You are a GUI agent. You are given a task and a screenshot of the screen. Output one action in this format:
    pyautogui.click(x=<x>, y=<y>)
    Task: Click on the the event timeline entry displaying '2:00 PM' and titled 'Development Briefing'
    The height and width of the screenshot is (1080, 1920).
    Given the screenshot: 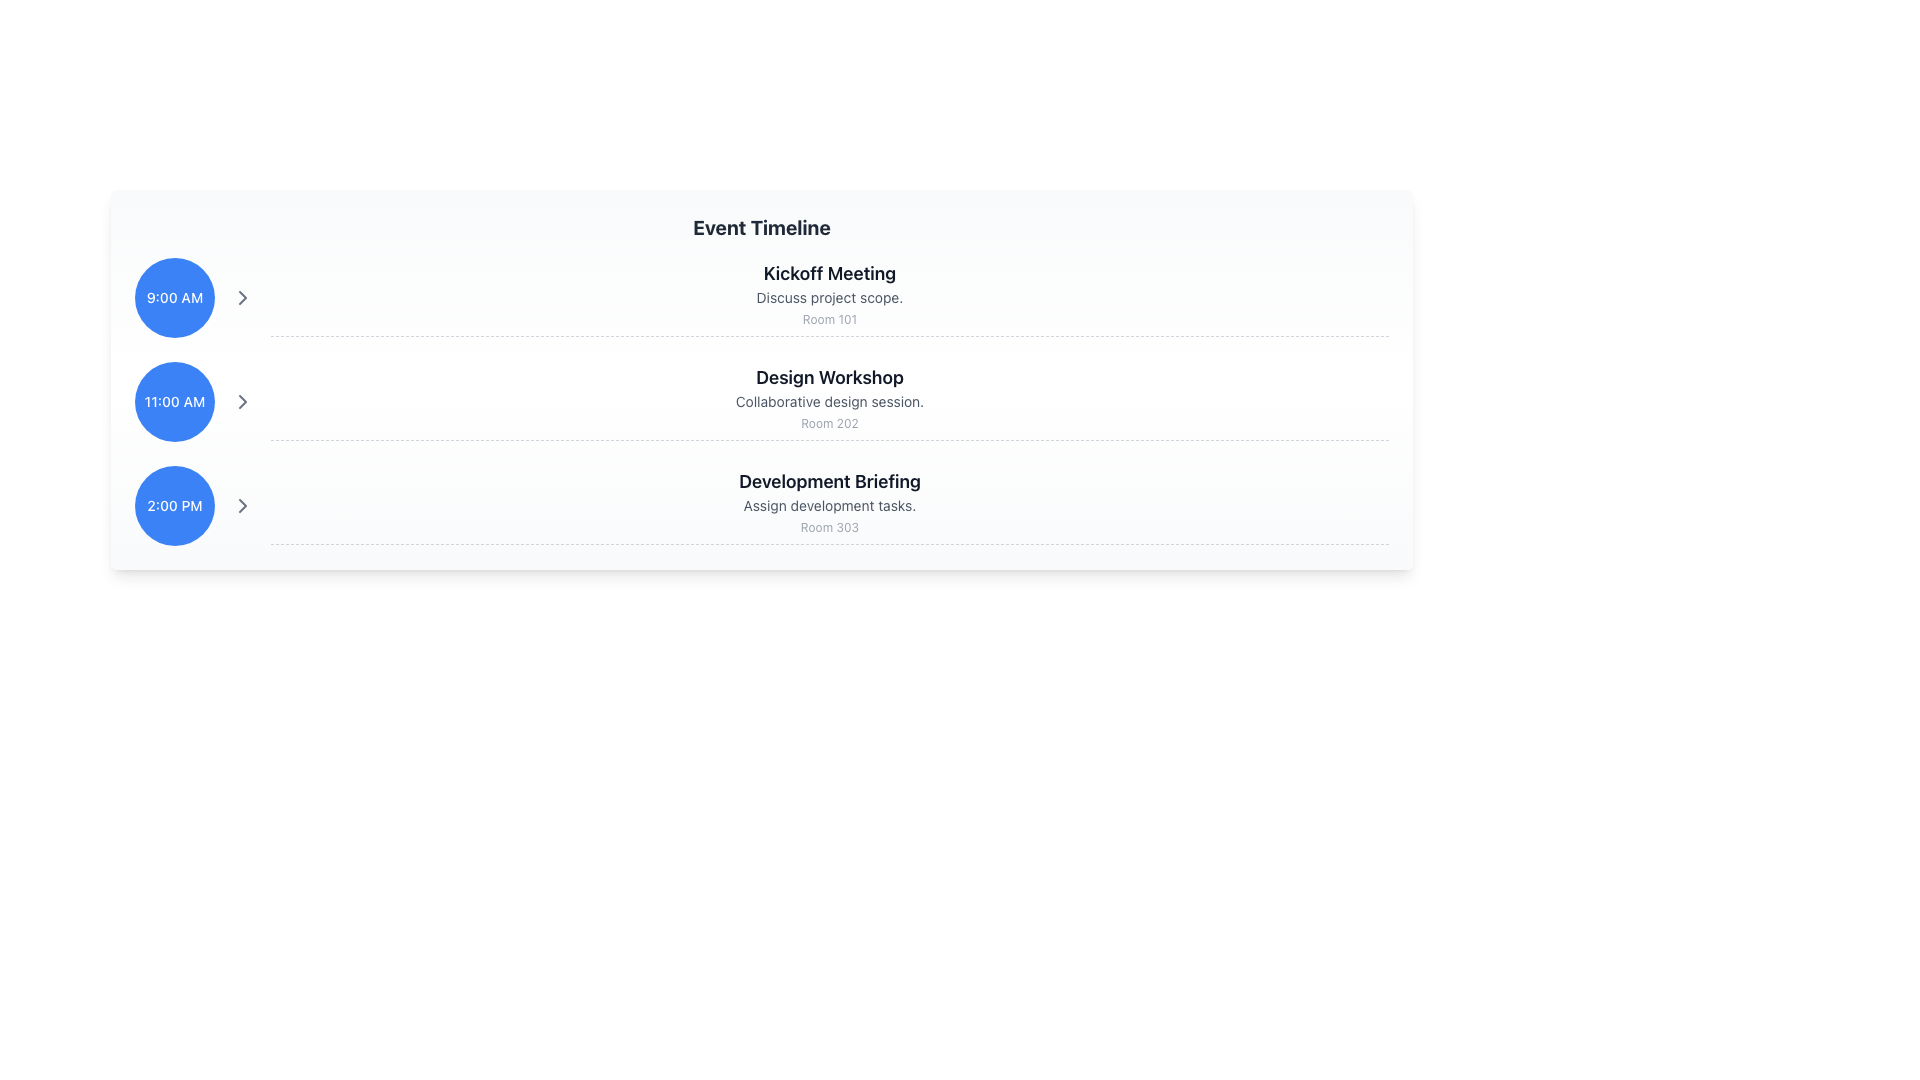 What is the action you would take?
    pyautogui.click(x=761, y=504)
    